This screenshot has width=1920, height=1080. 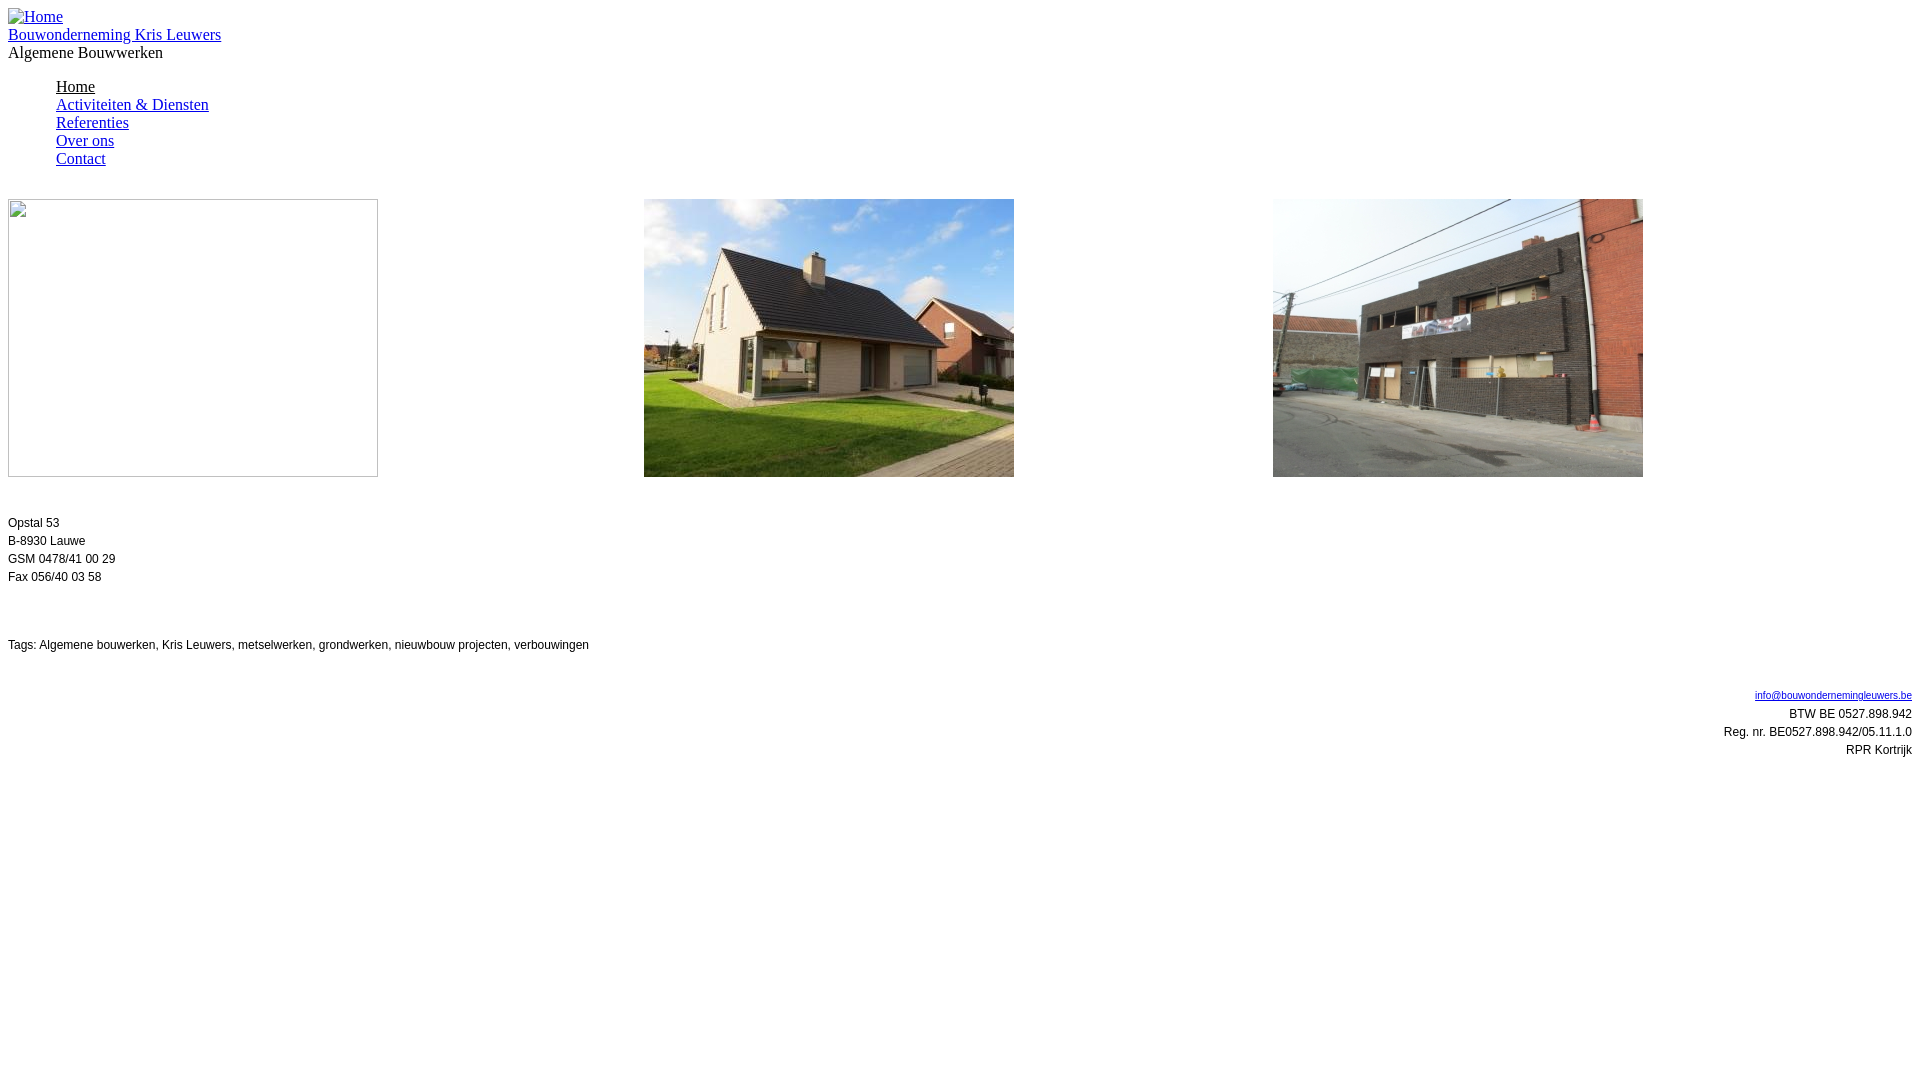 What do you see at coordinates (84, 139) in the screenshot?
I see `'Over ons'` at bounding box center [84, 139].